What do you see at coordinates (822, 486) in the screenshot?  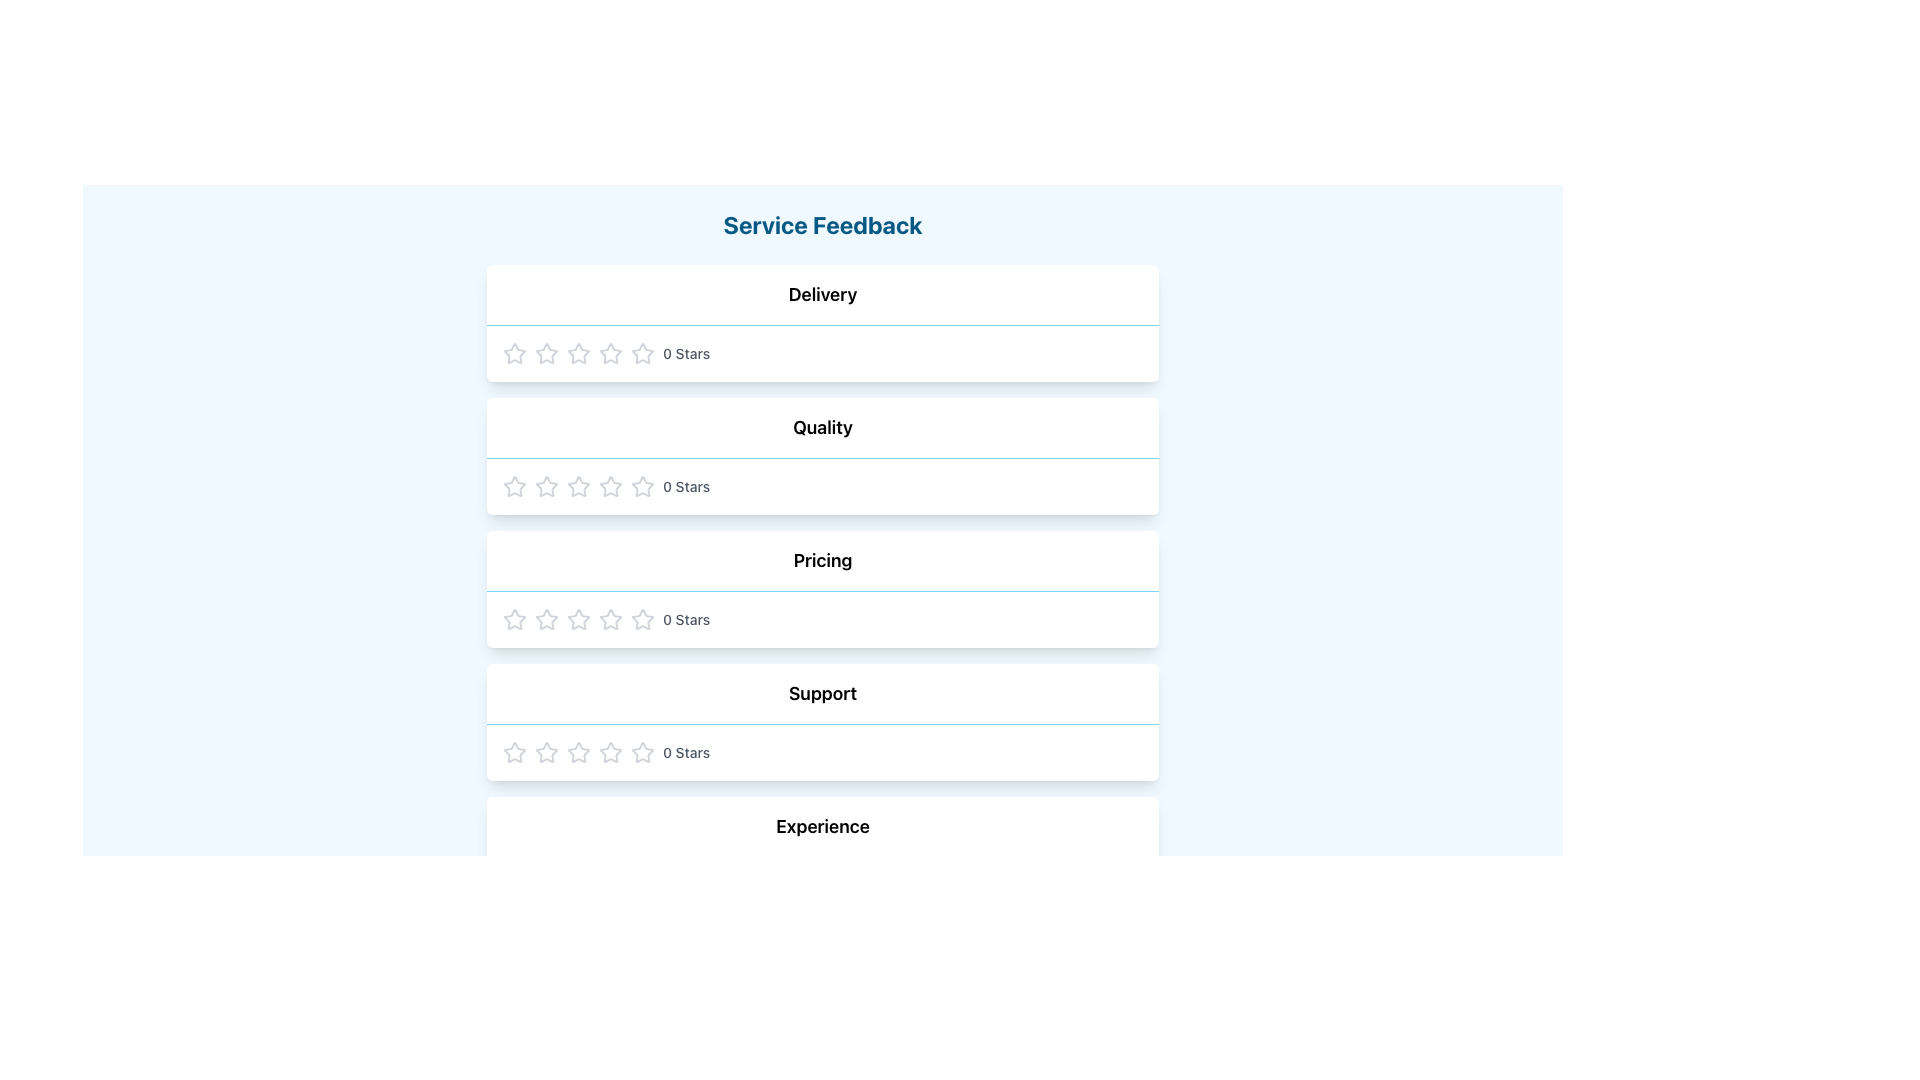 I see `the second rating component's star` at bounding box center [822, 486].